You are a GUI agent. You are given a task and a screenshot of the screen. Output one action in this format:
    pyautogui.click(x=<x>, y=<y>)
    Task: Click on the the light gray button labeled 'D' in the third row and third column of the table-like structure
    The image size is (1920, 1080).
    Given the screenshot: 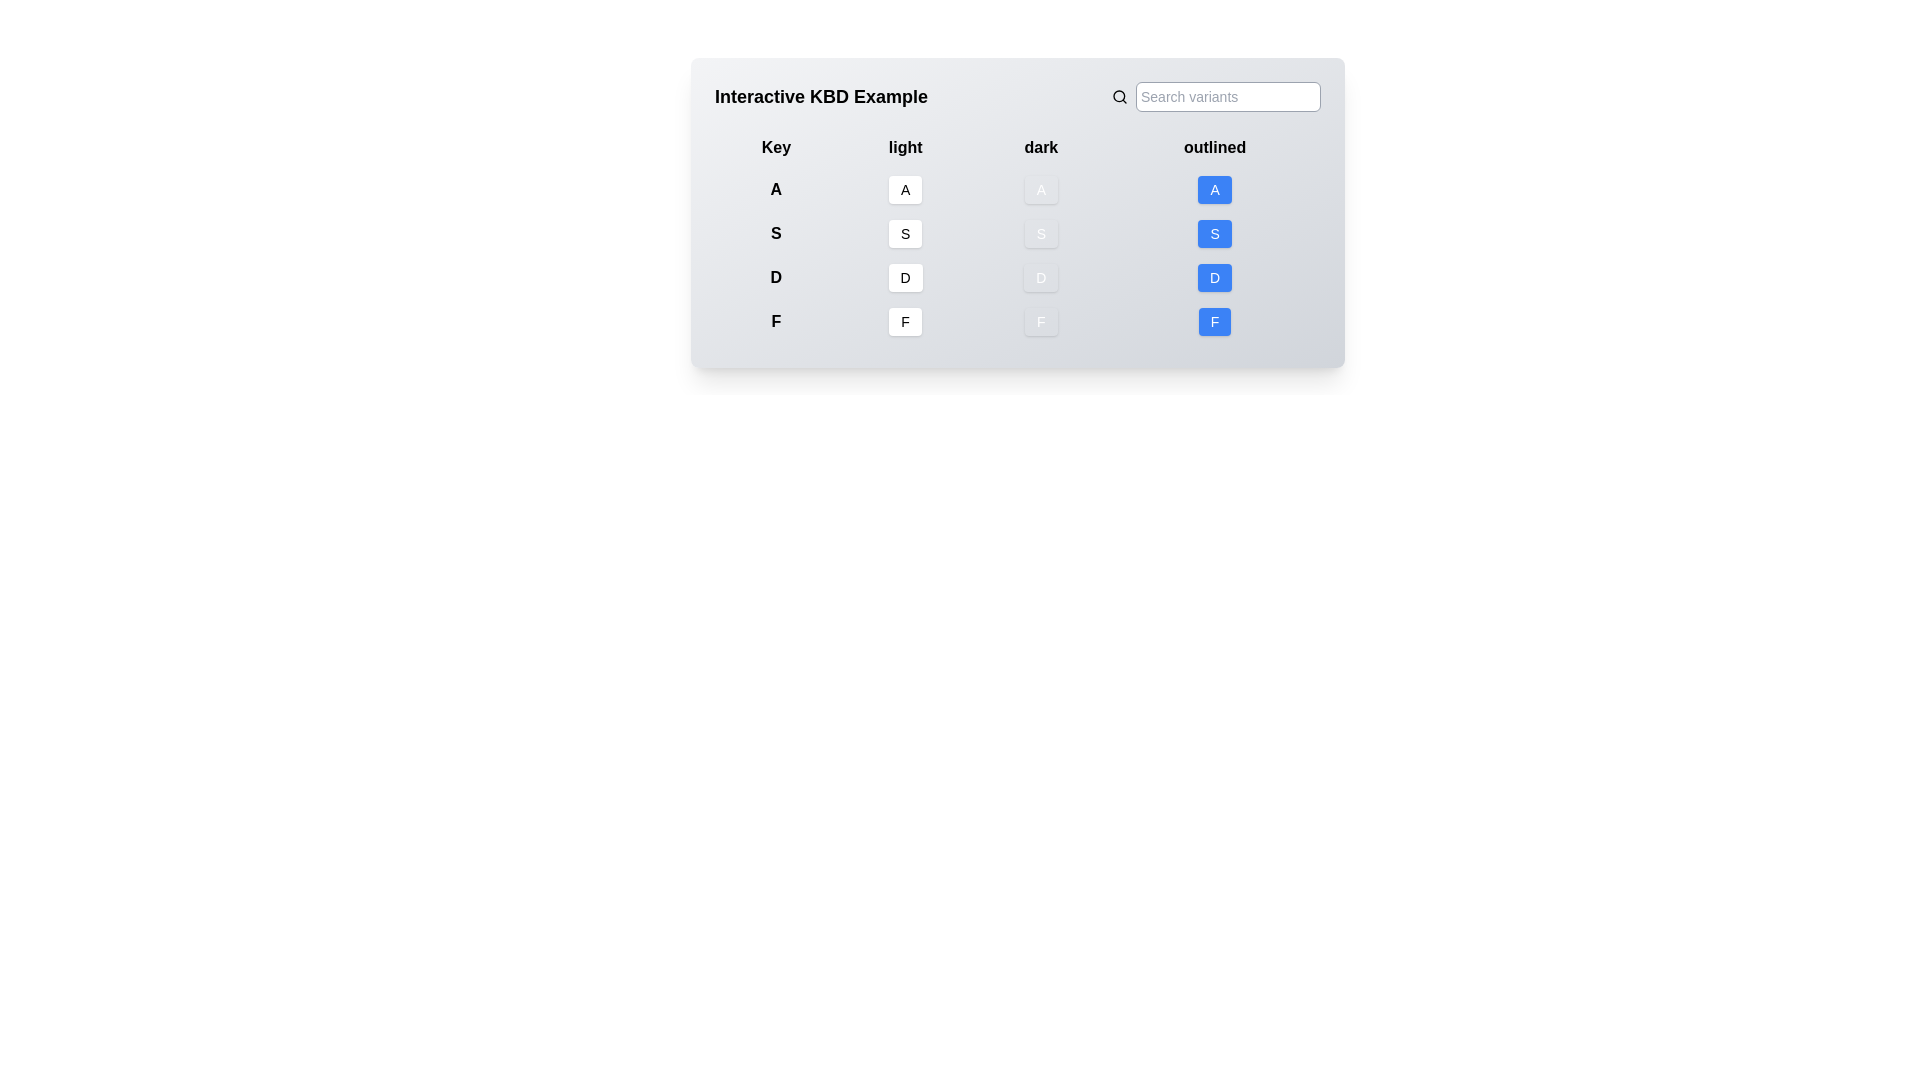 What is the action you would take?
    pyautogui.click(x=1017, y=254)
    